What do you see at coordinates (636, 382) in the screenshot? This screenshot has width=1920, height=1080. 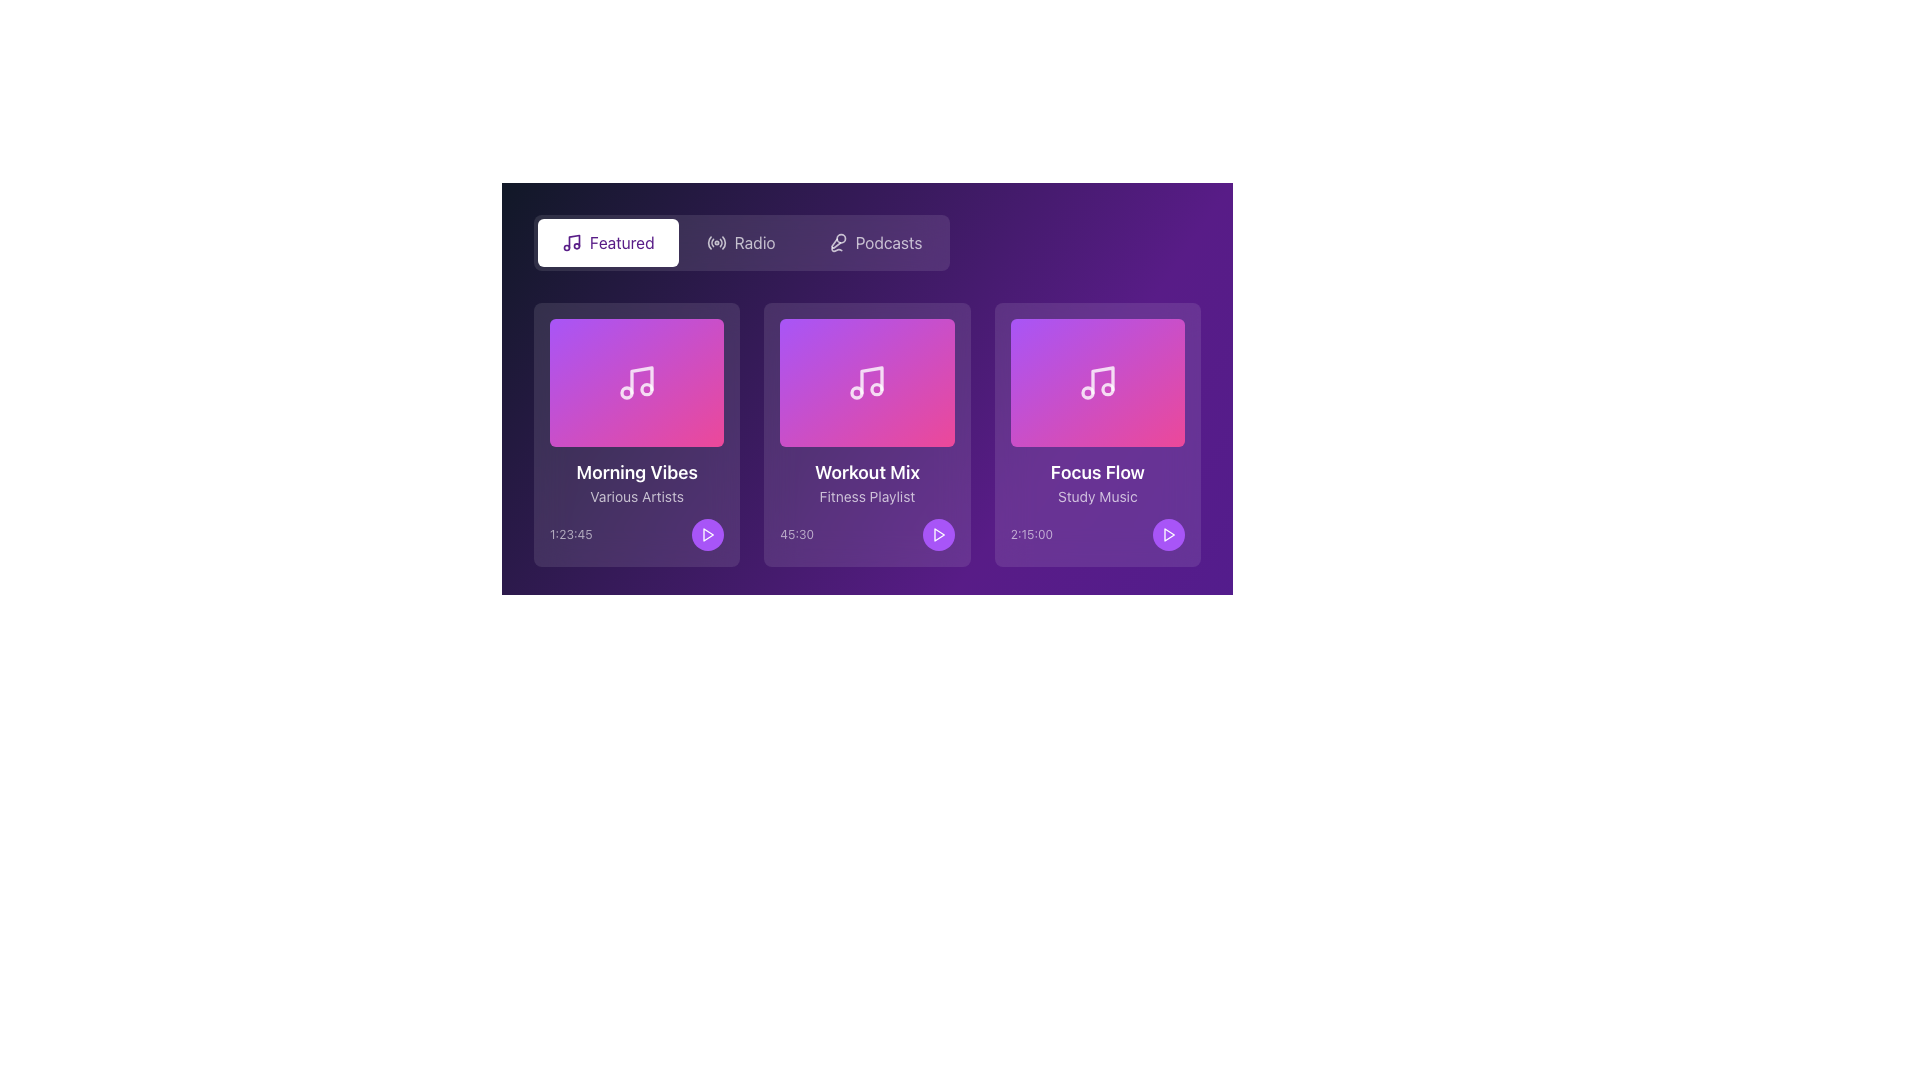 I see `the musical note icon displayed in white with a slight transparency effect, located at the center of the first card among three horizontally arranged cards` at bounding box center [636, 382].